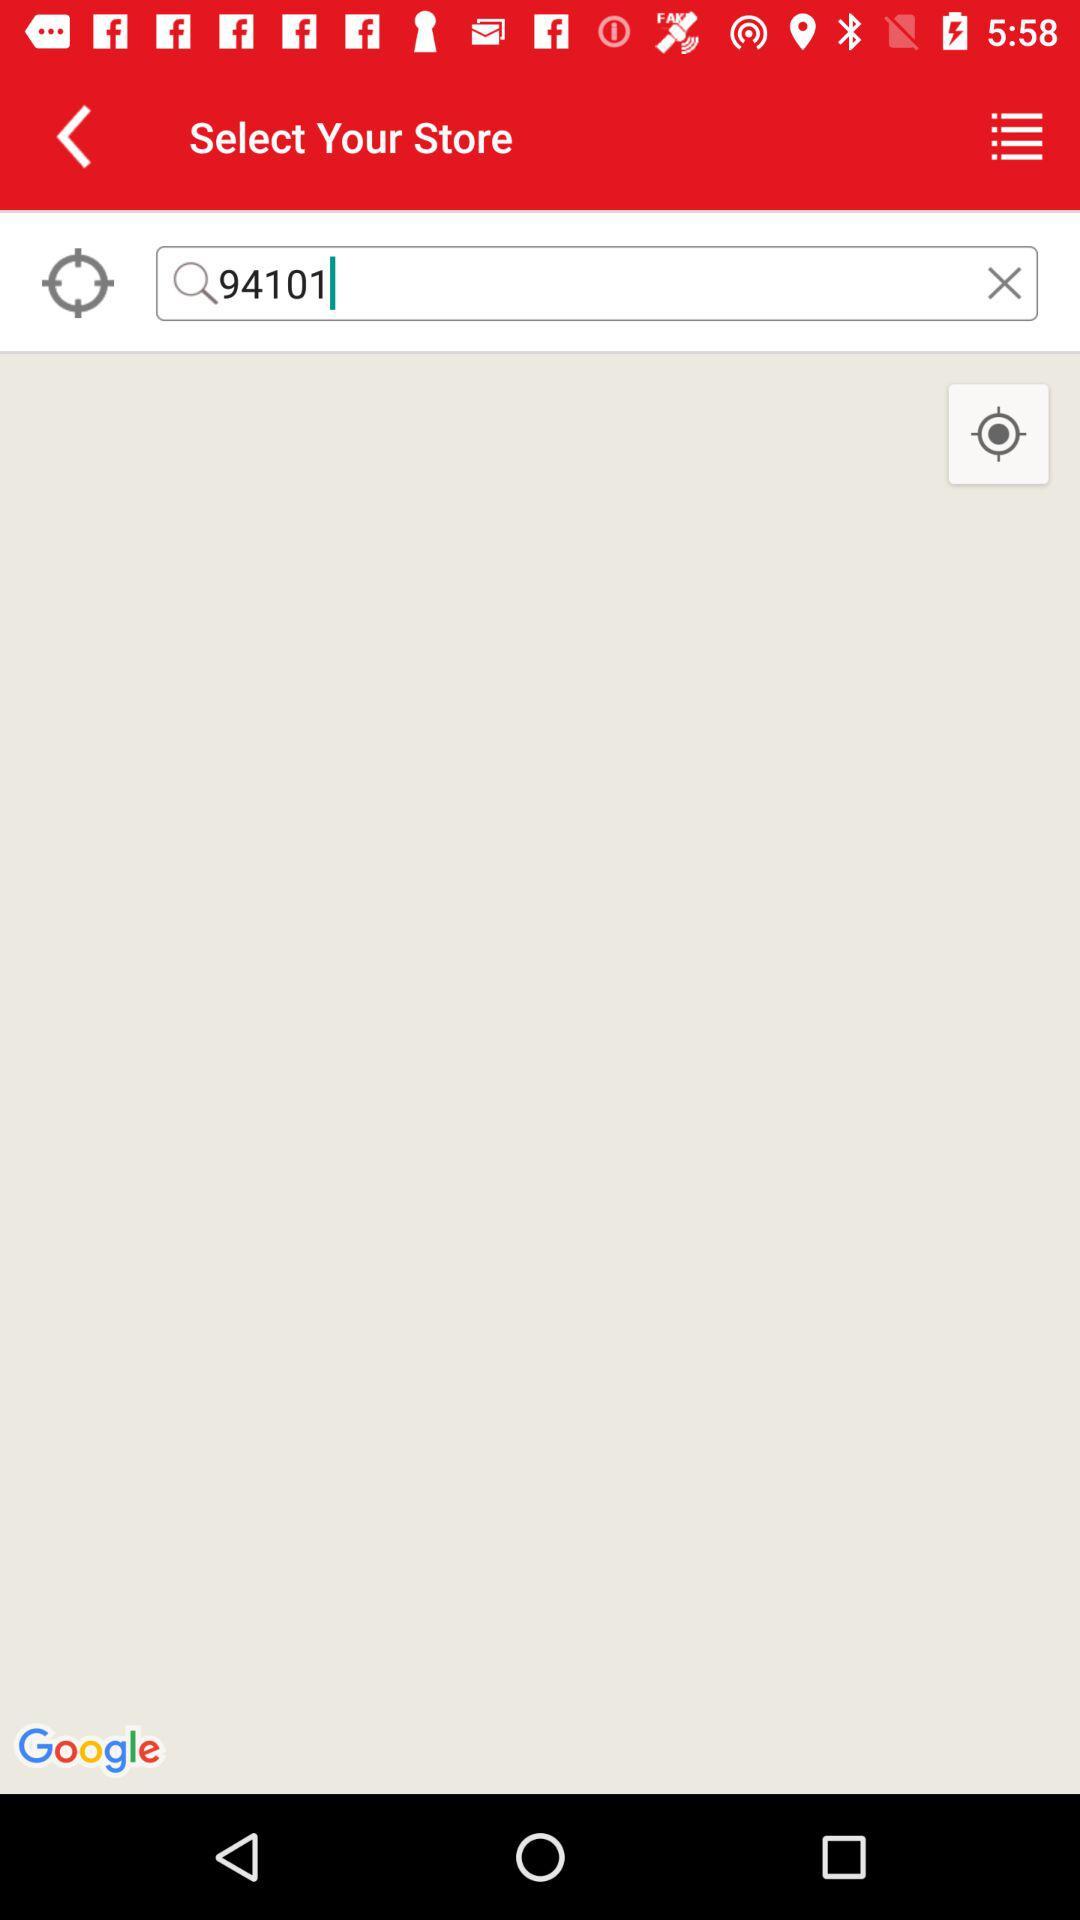  What do you see at coordinates (1004, 282) in the screenshot?
I see `the close icon` at bounding box center [1004, 282].